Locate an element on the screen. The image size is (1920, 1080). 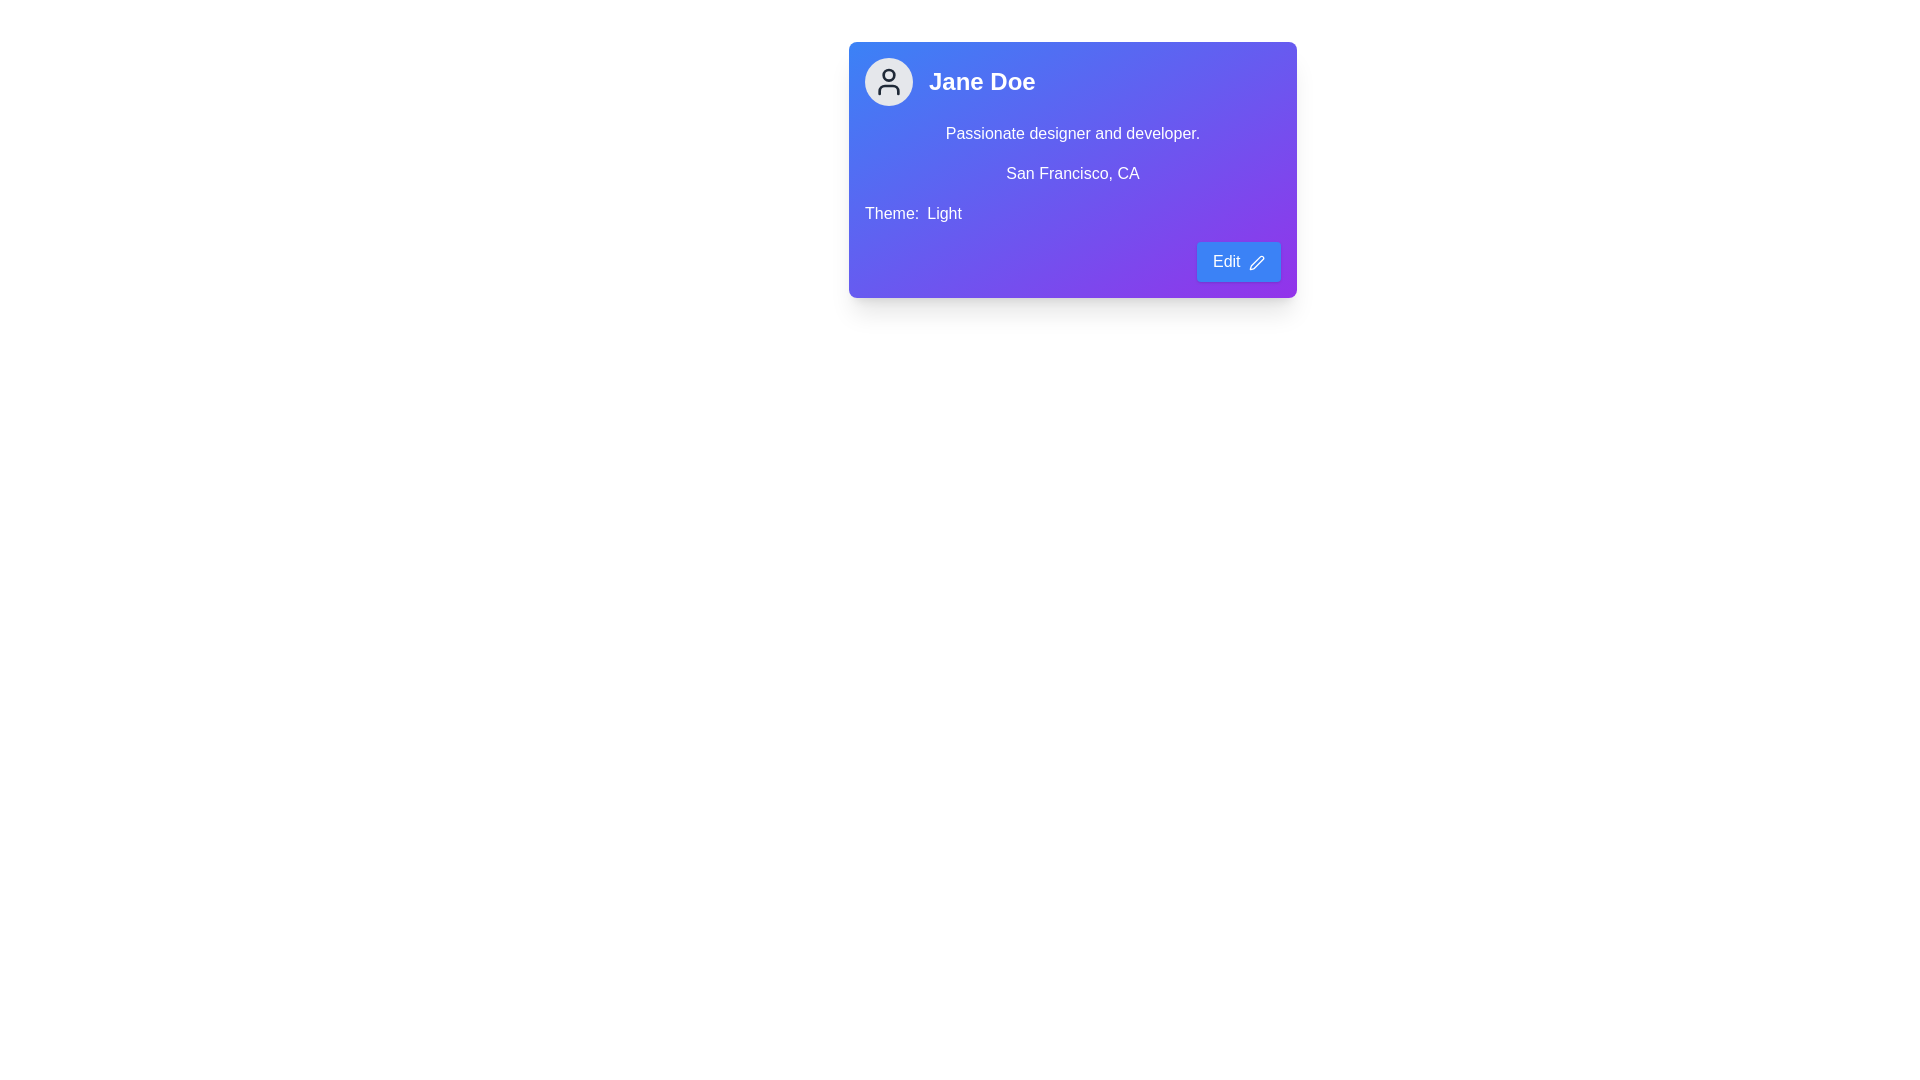
the user name text label located at the top-left of the card component, positioned to the right of the avatar icon is located at coordinates (982, 80).